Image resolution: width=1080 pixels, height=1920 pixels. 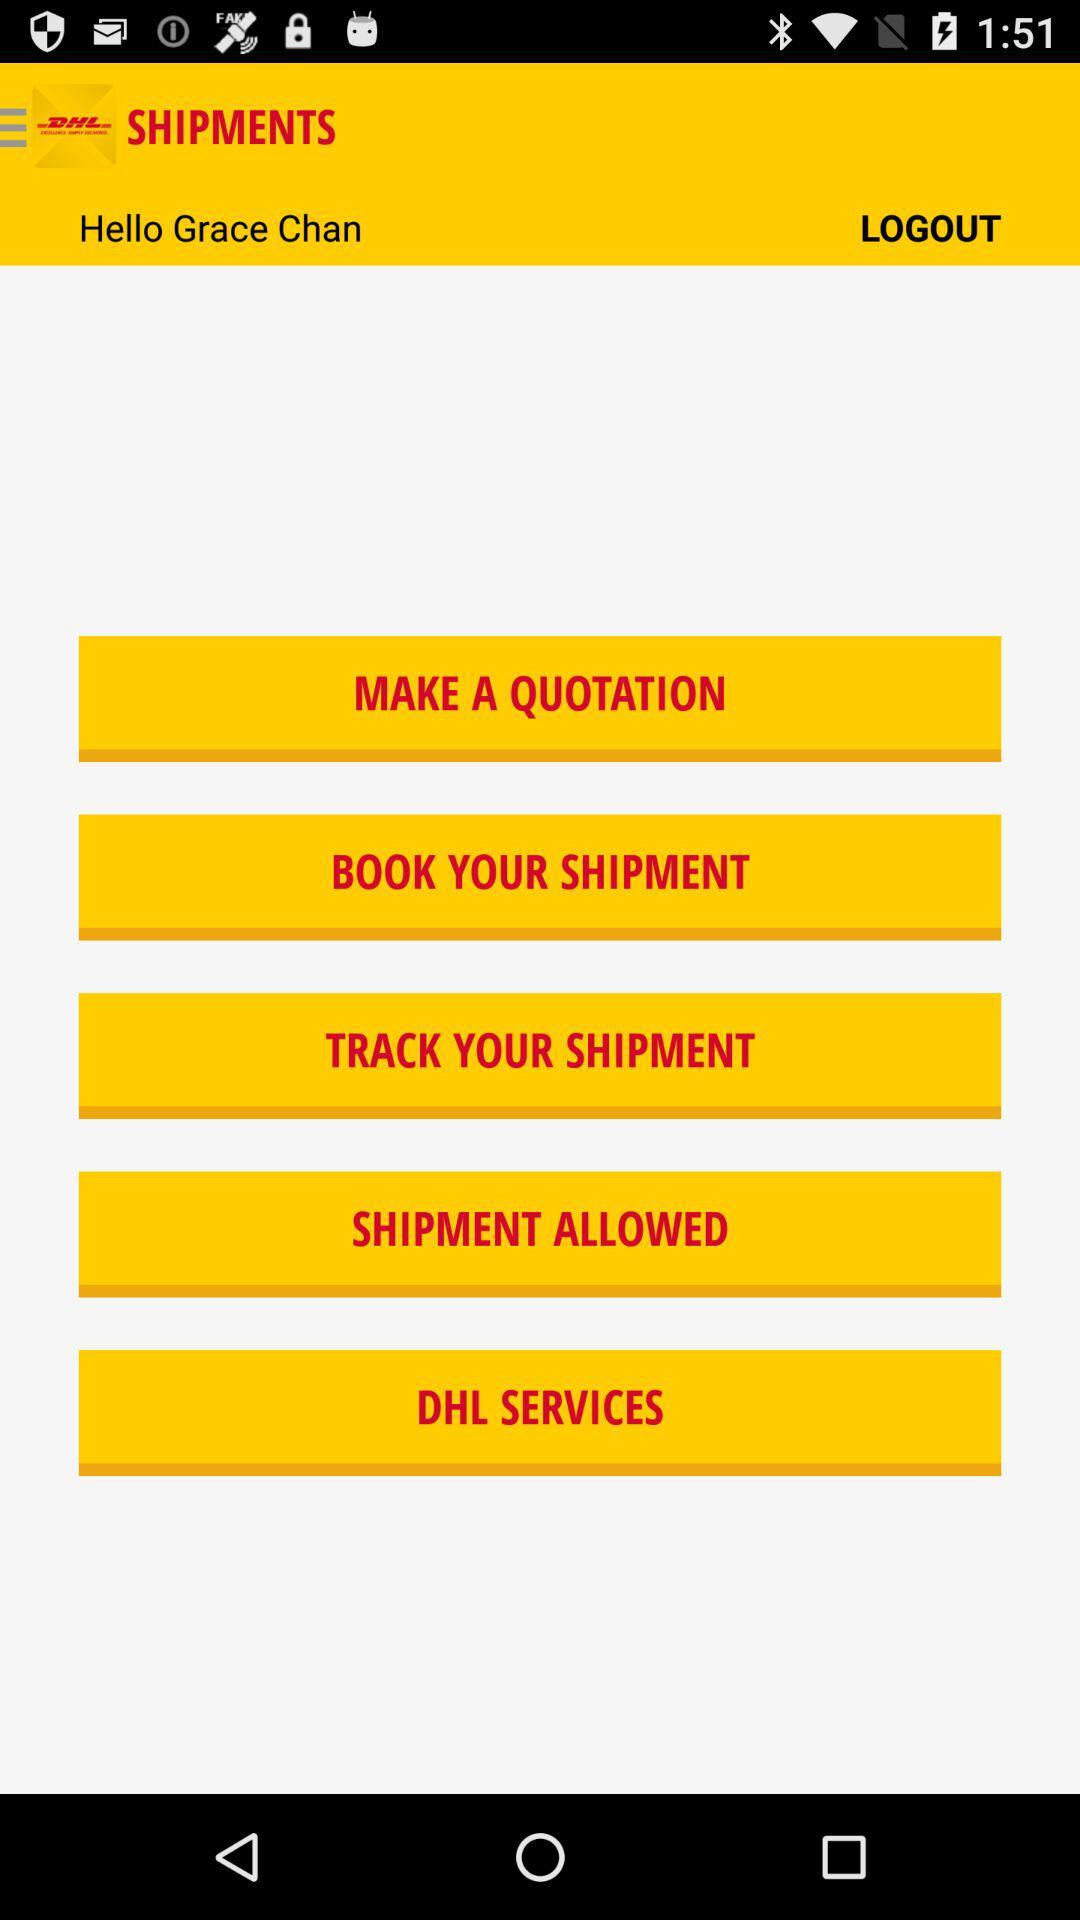 I want to click on the dhl services at the bottom, so click(x=540, y=1411).